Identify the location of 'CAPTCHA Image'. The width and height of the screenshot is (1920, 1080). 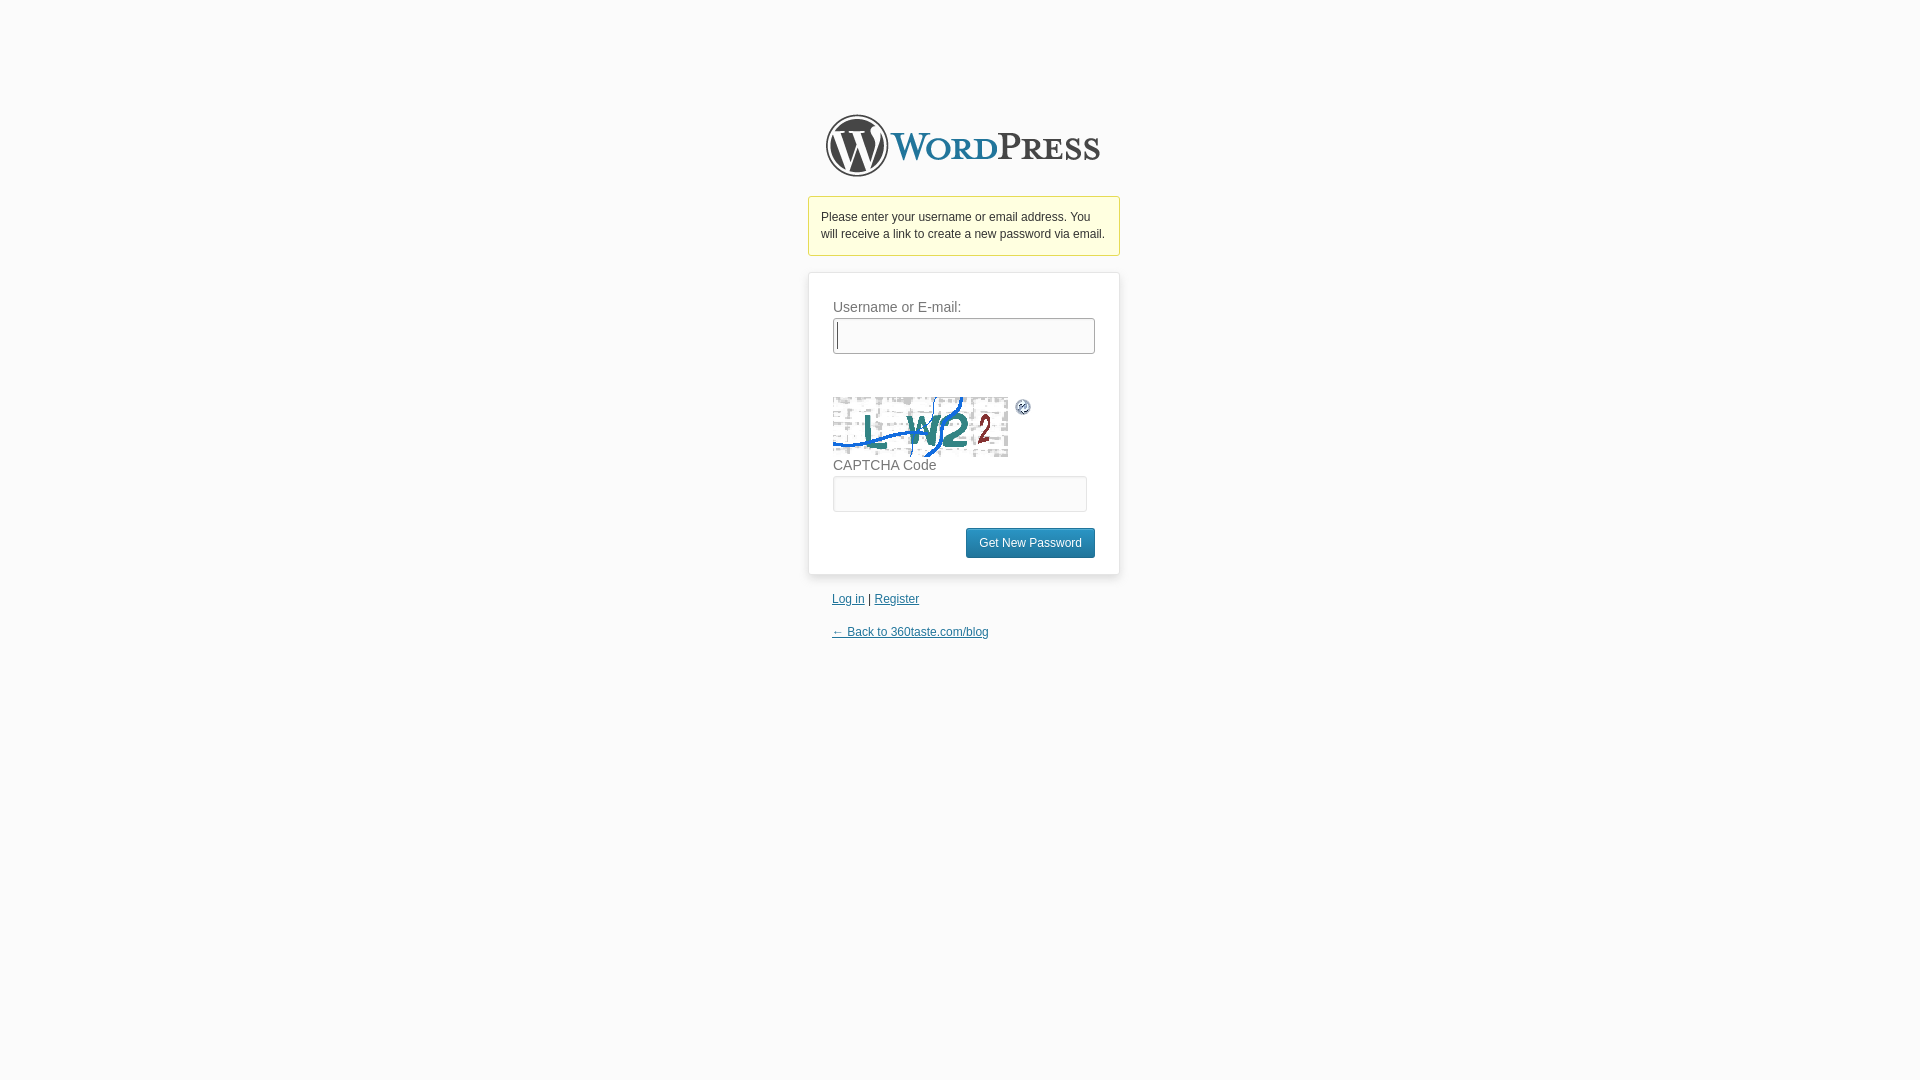
(921, 426).